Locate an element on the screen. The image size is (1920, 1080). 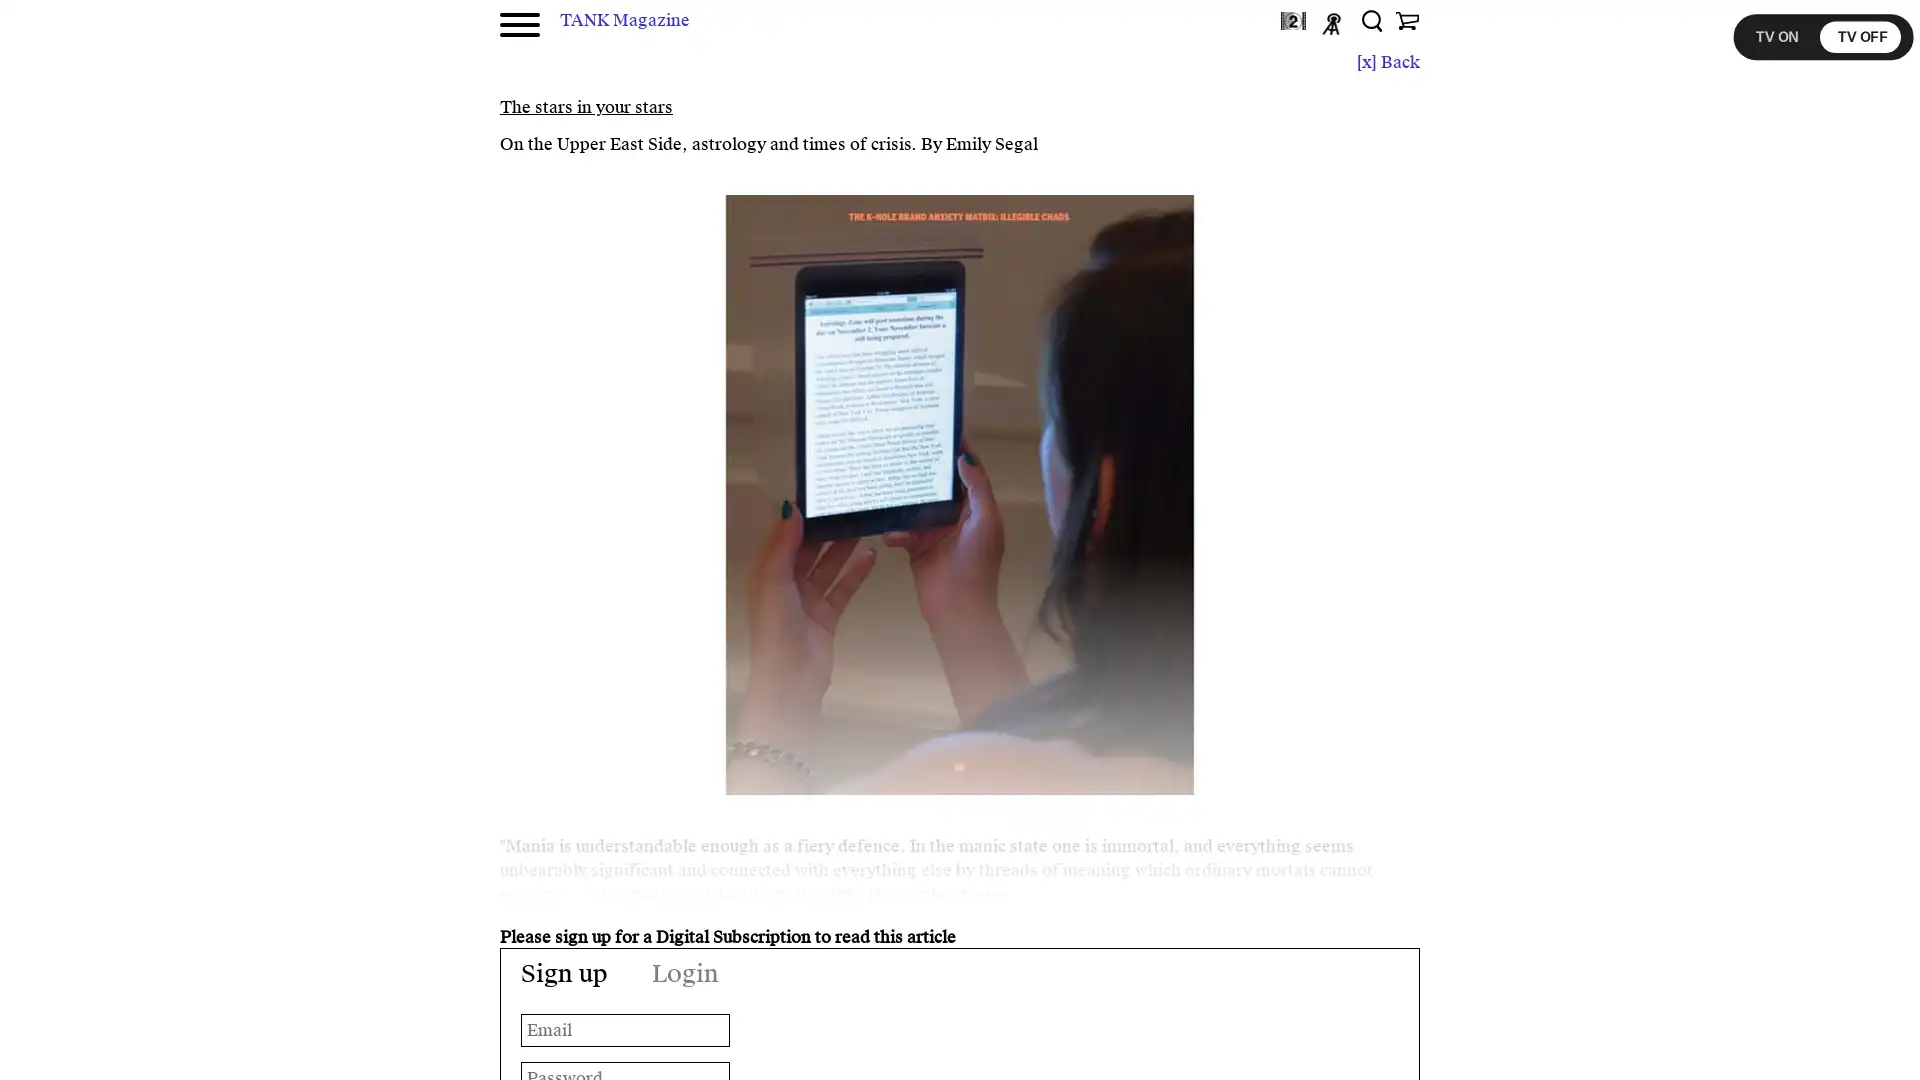
Podcast is located at coordinates (1334, 20).